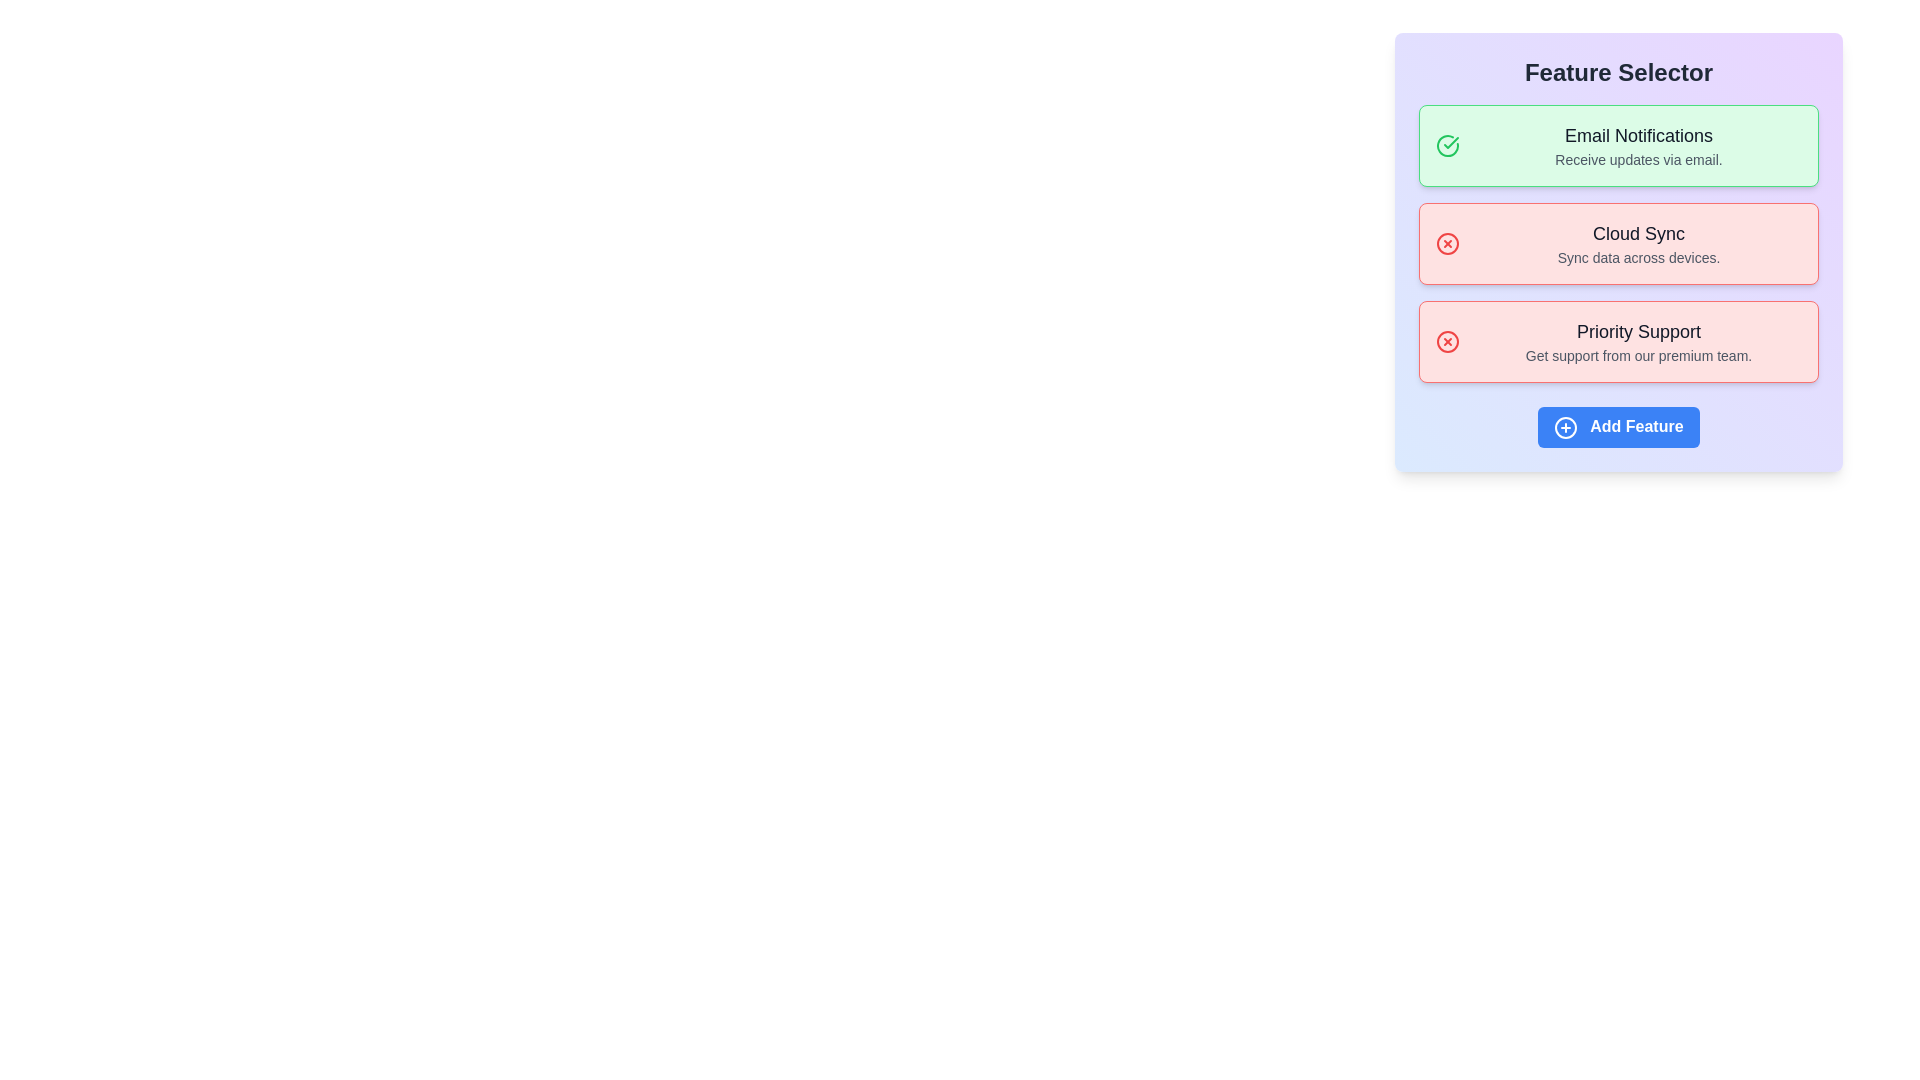 This screenshot has height=1080, width=1920. Describe the element at coordinates (1638, 145) in the screenshot. I see `the text block displaying 'Email Notifications' and 'Receive updates via email' with a light-green background located at the top of the feature selection interface` at that location.